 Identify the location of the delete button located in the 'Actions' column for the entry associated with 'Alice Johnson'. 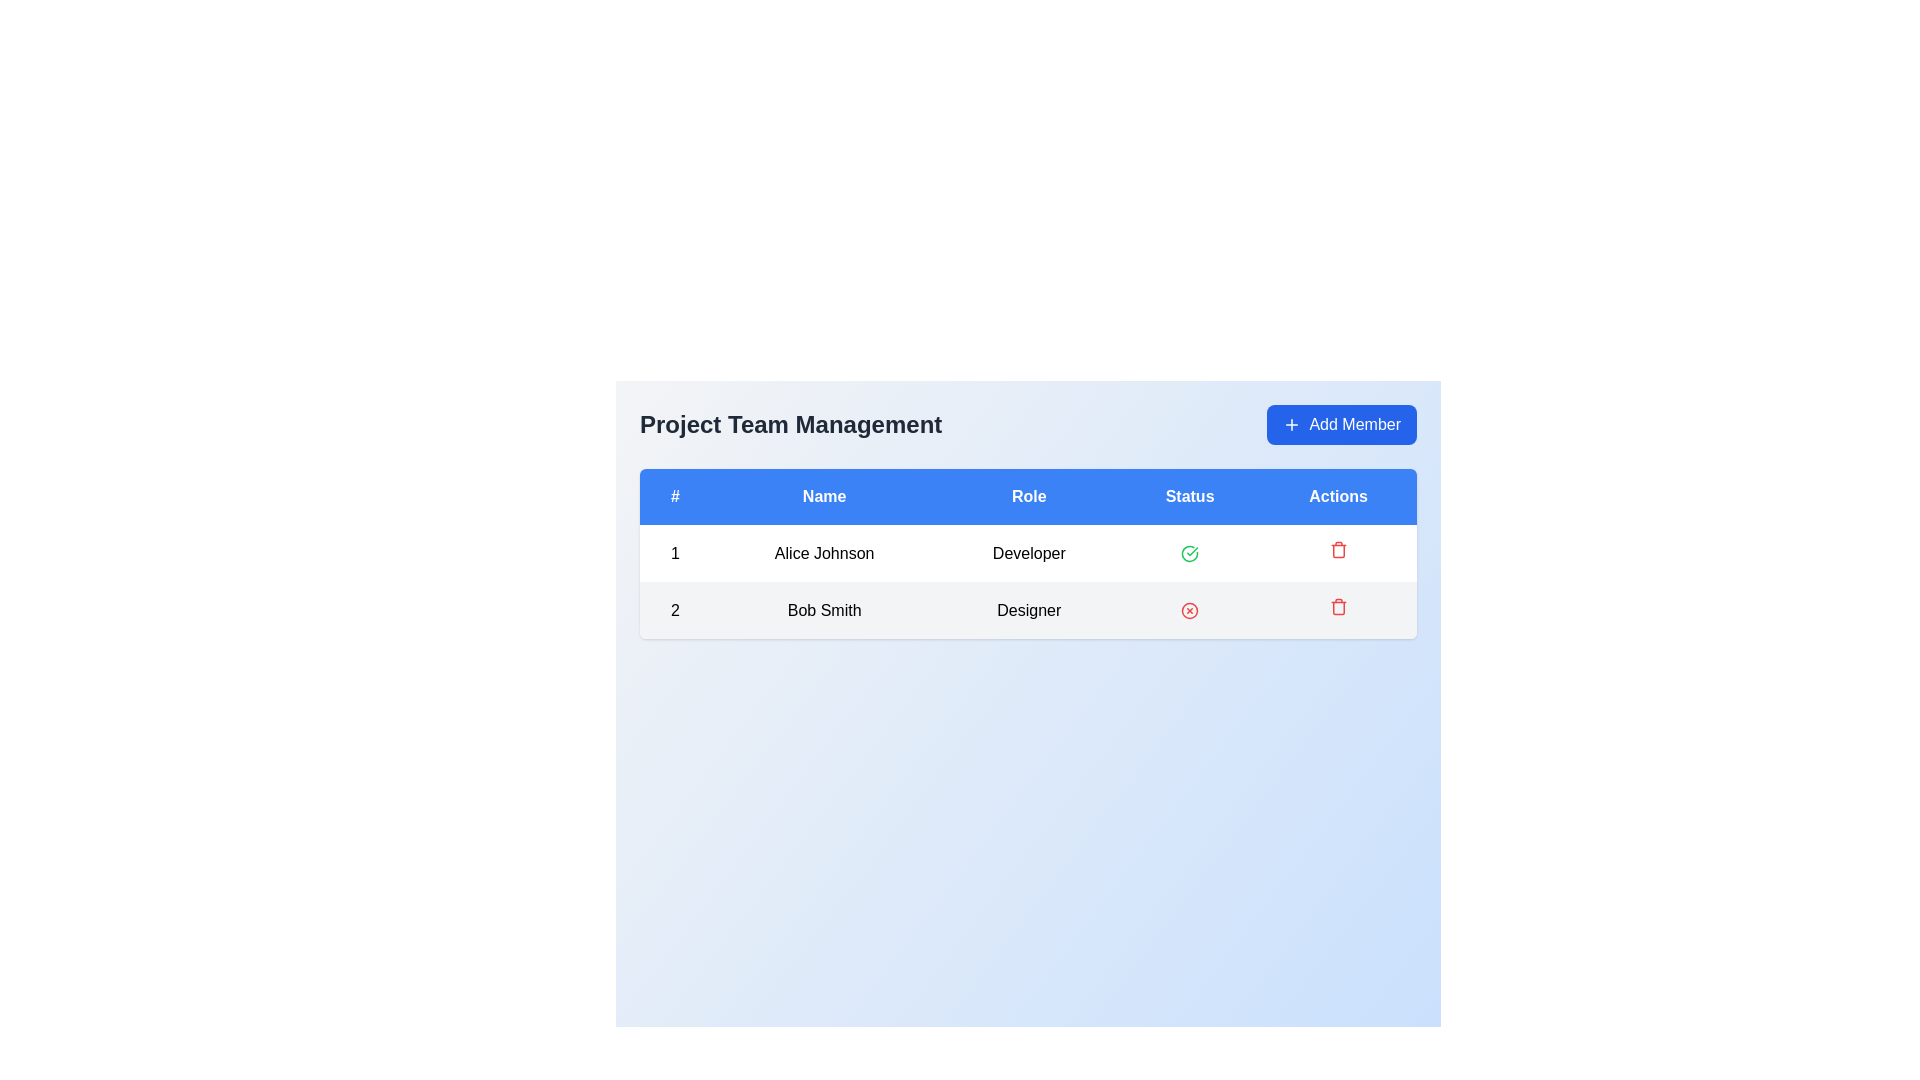
(1338, 553).